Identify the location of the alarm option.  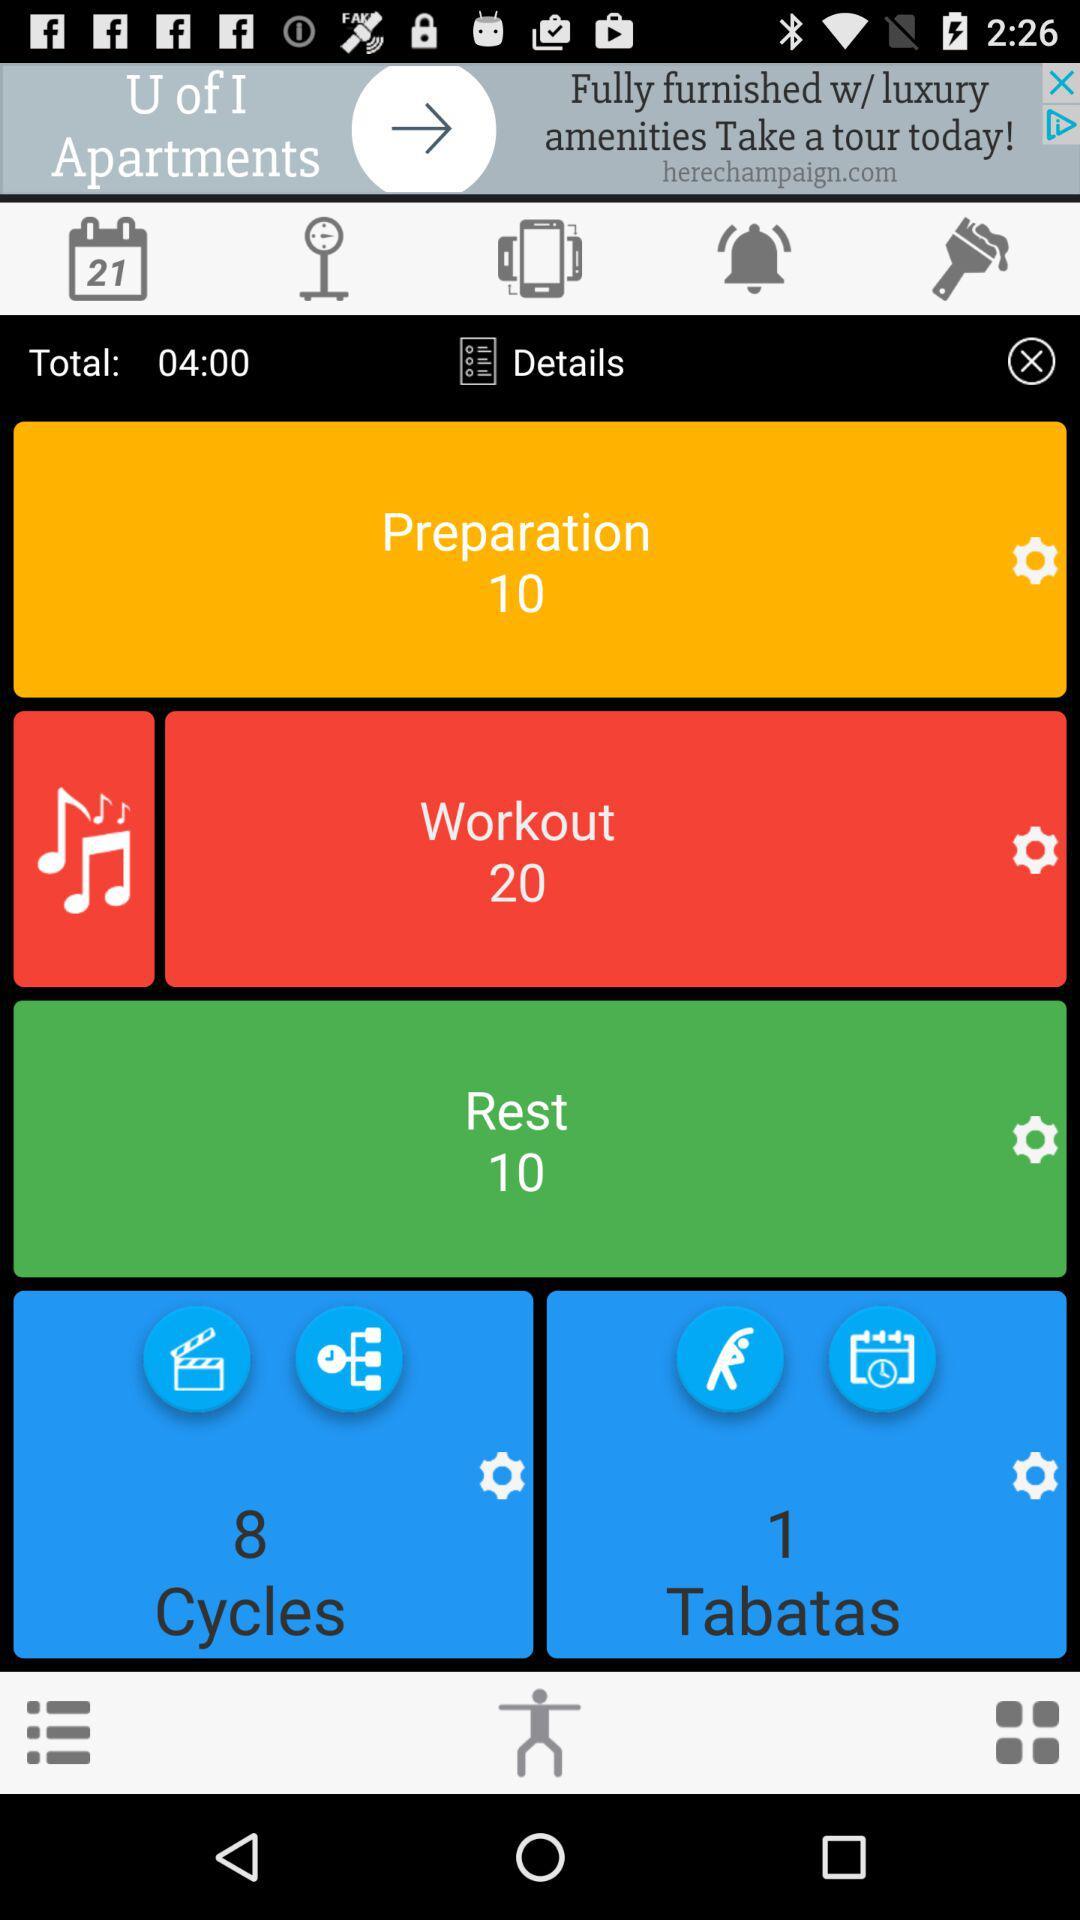
(756, 257).